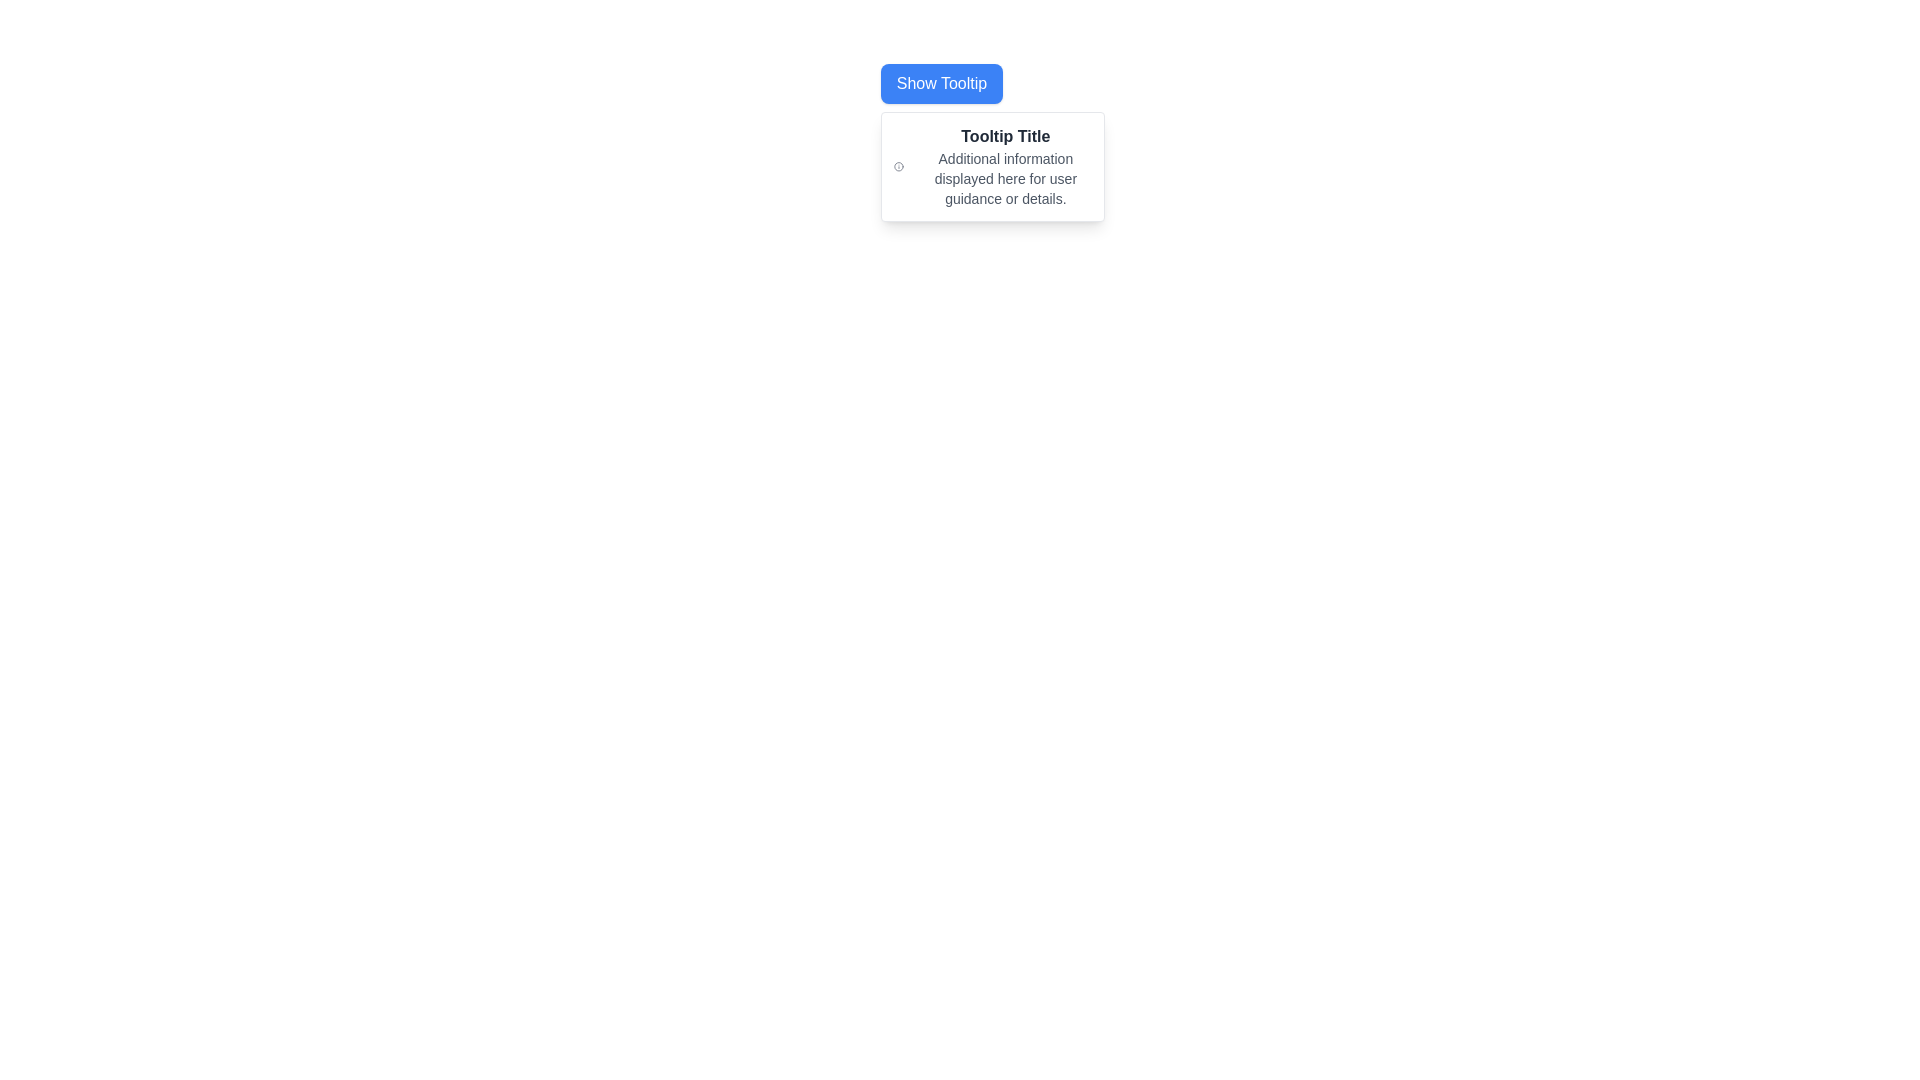  I want to click on the informational icon located in the top left corner of the tooltip box titled 'Tooltip Title', so click(897, 165).